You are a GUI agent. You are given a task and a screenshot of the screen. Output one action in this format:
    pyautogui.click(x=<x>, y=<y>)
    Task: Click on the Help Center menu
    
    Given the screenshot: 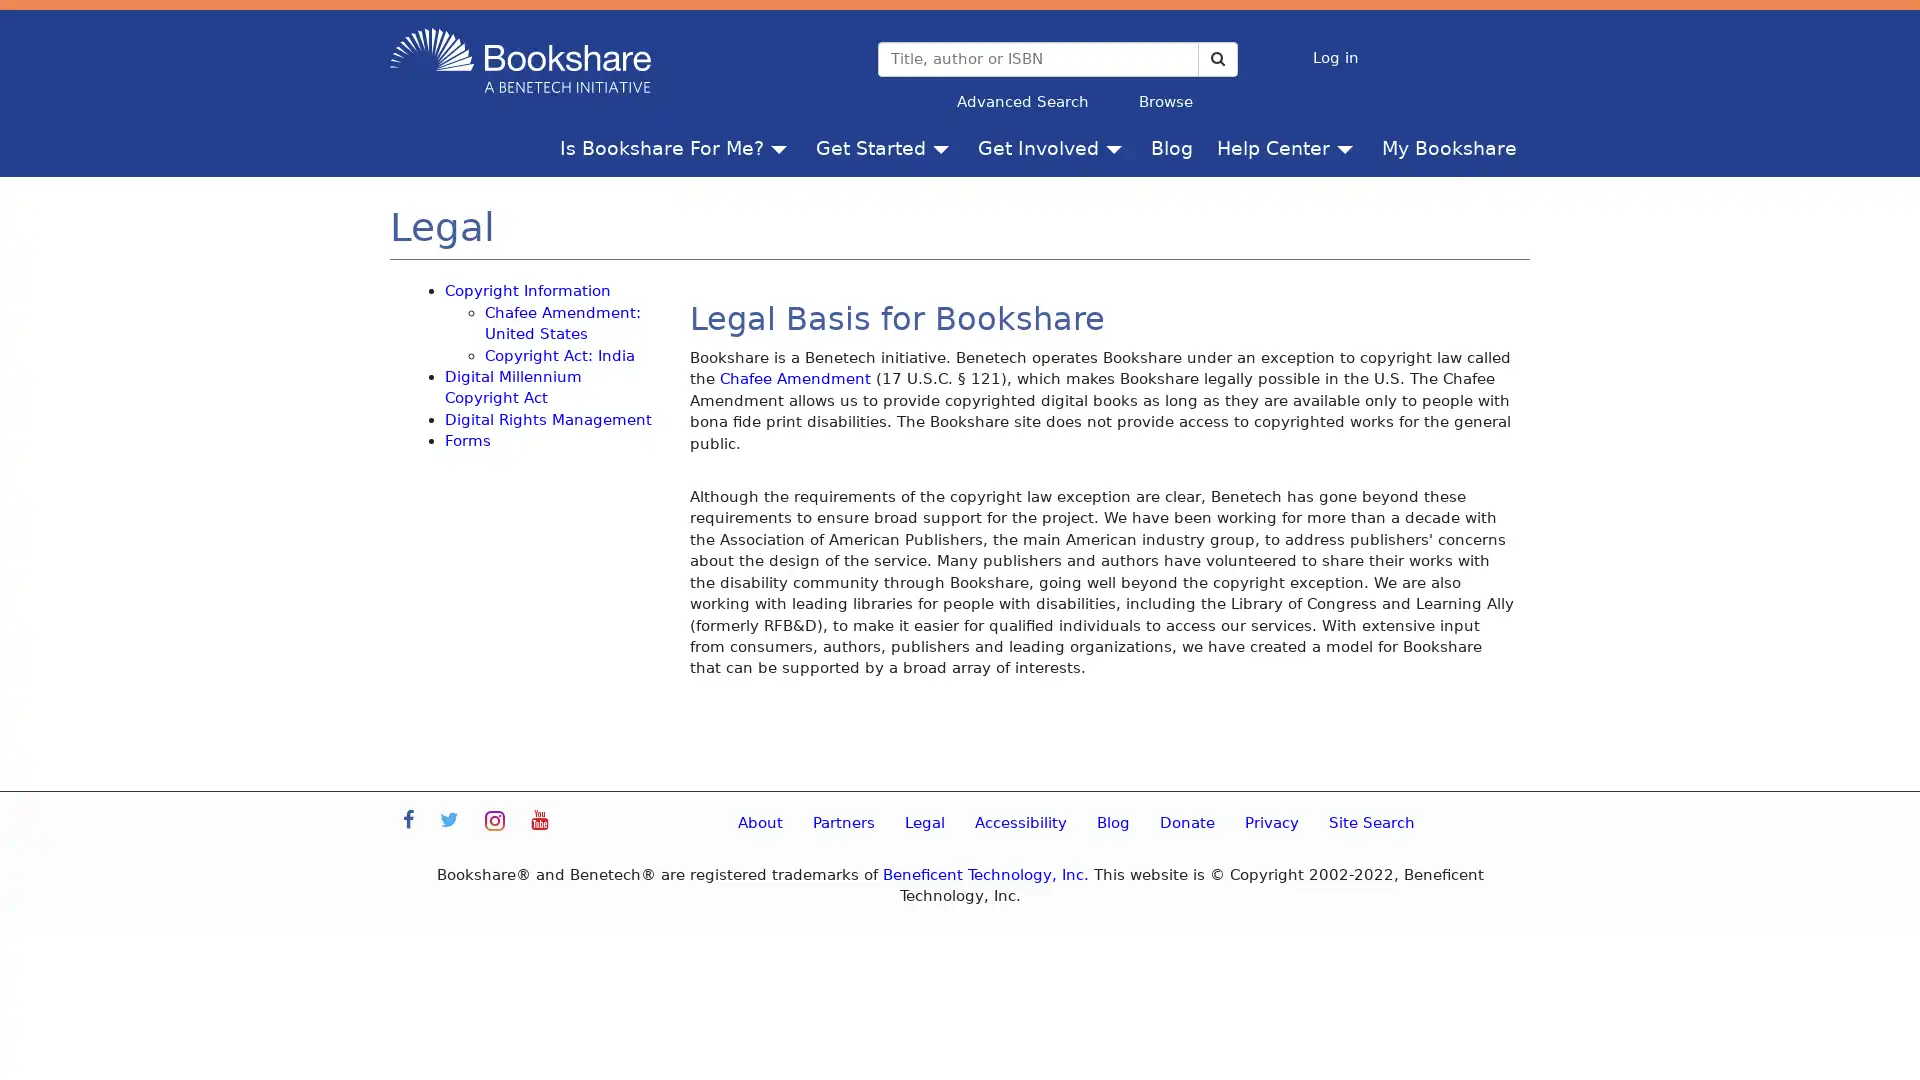 What is the action you would take?
    pyautogui.click(x=1349, y=146)
    